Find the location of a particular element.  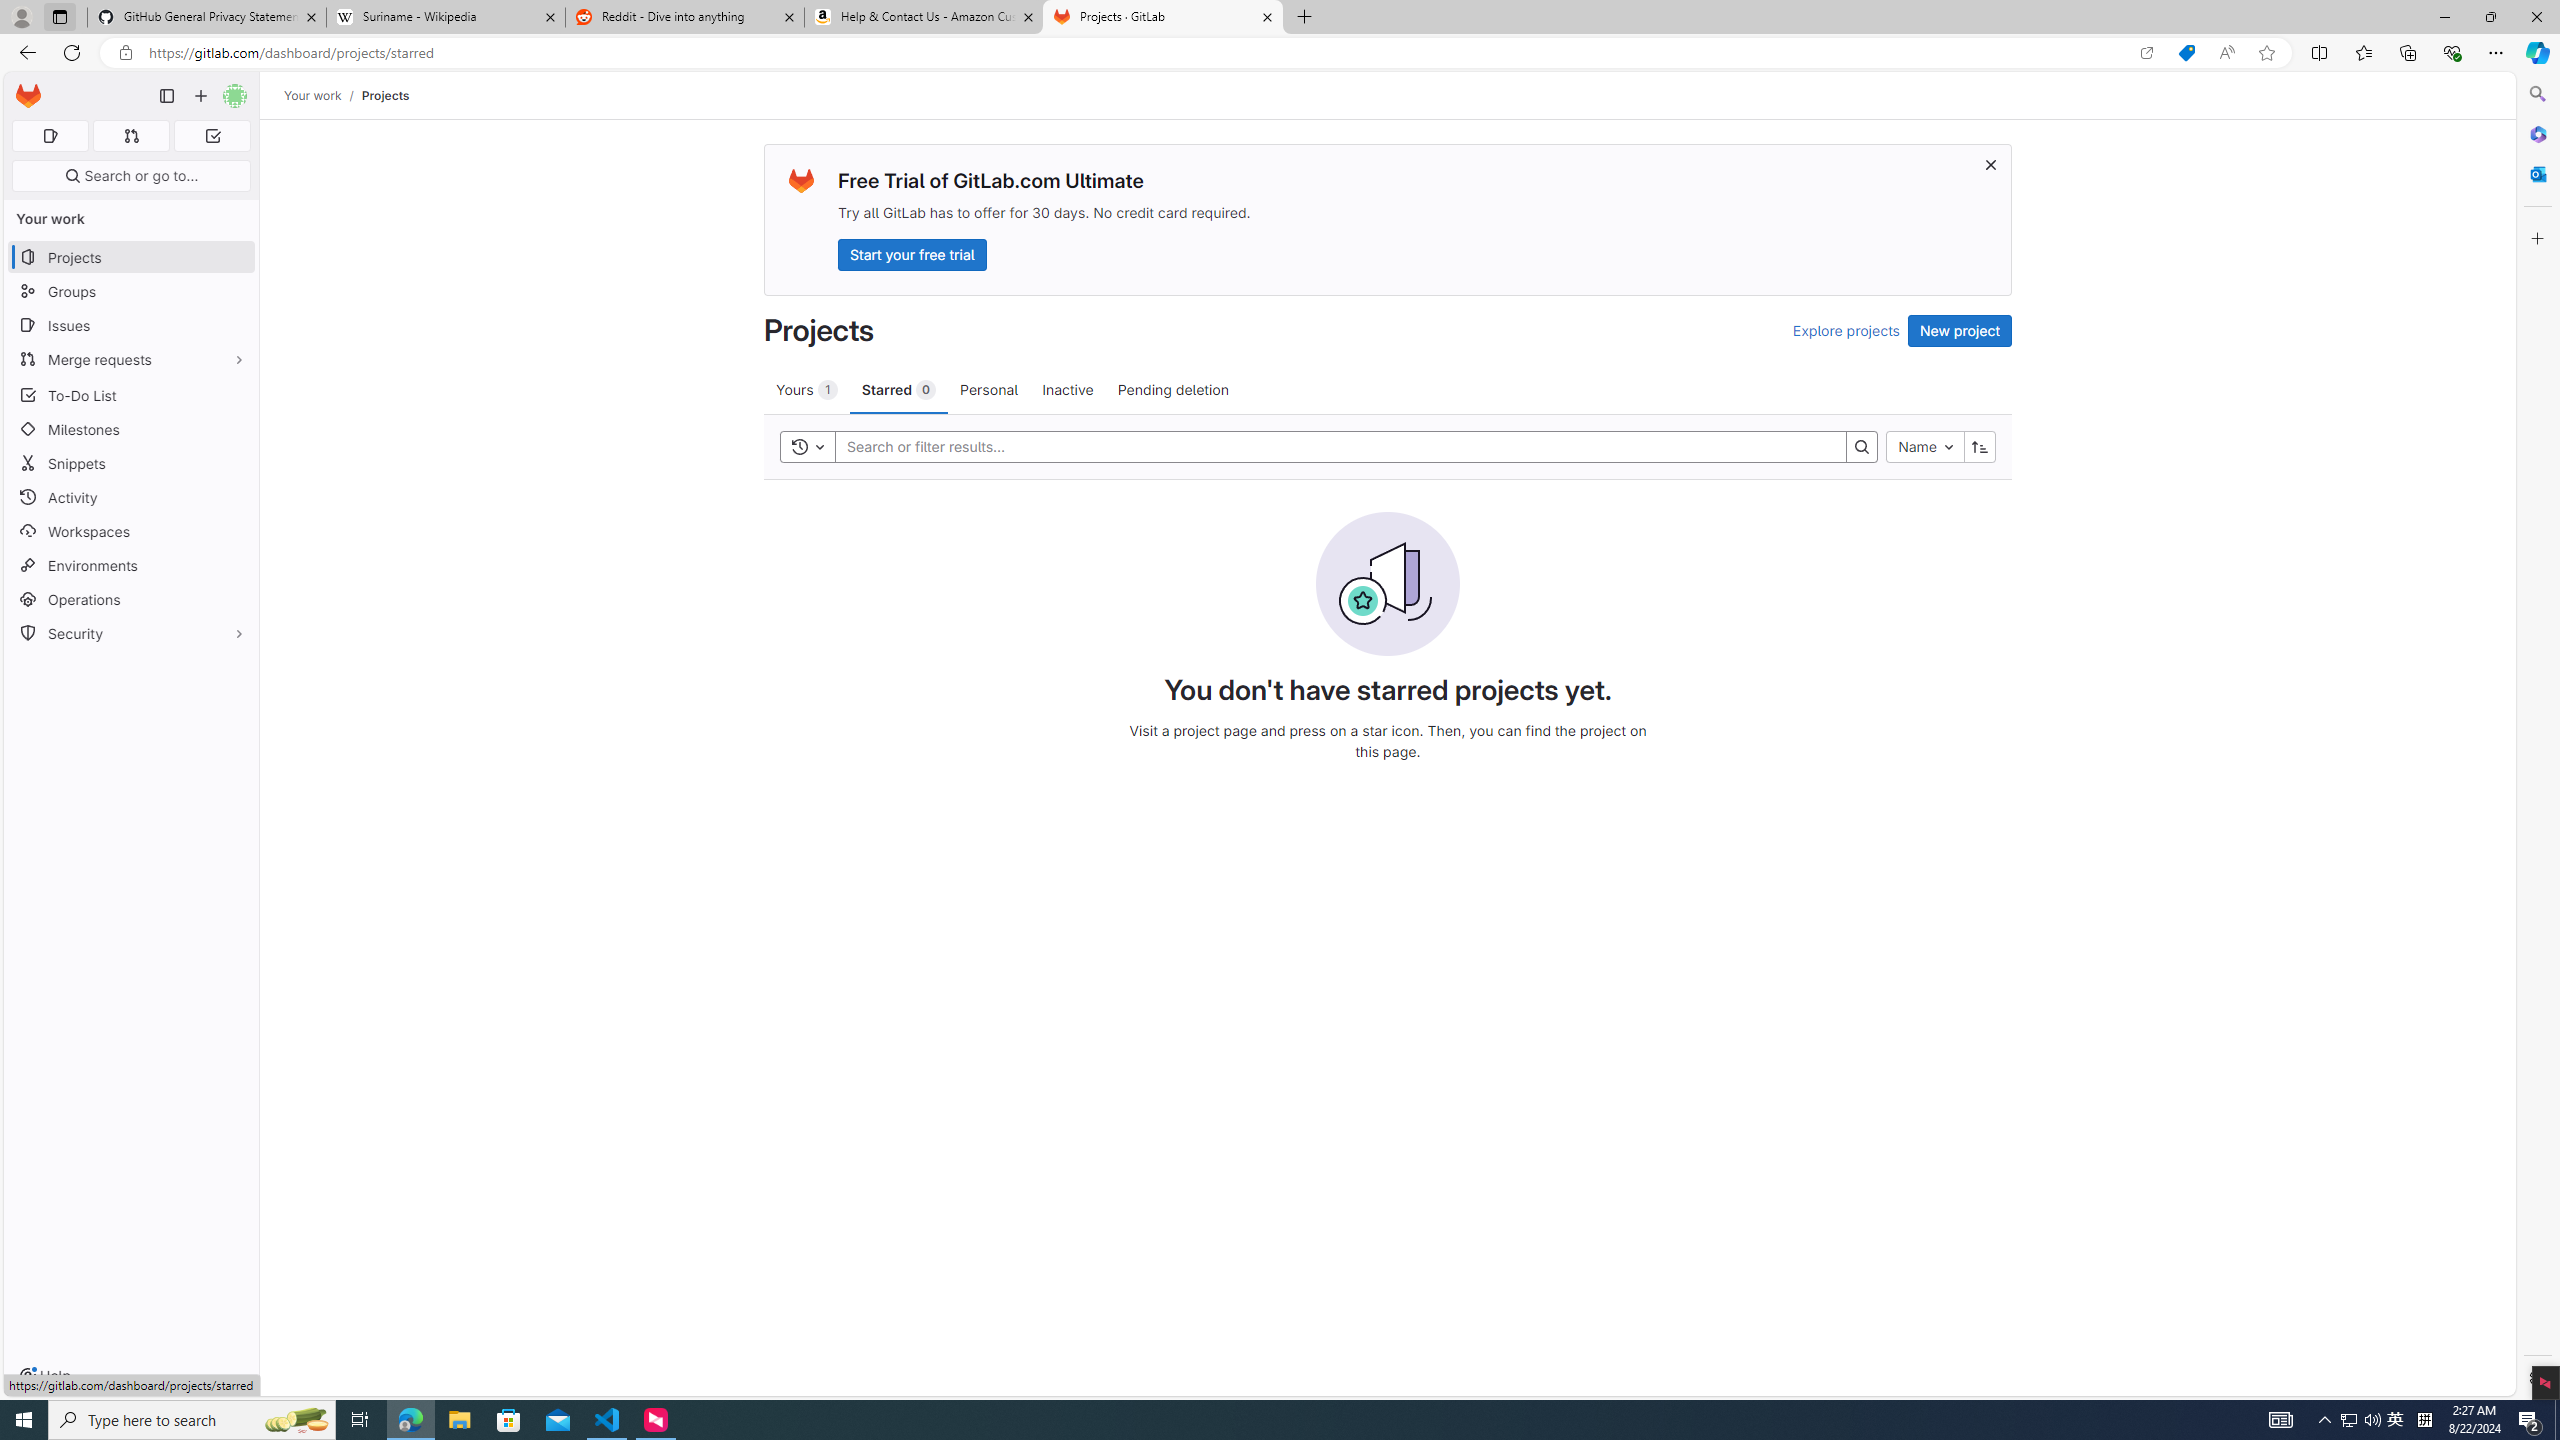

'Pending deletion' is located at coordinates (1173, 388).